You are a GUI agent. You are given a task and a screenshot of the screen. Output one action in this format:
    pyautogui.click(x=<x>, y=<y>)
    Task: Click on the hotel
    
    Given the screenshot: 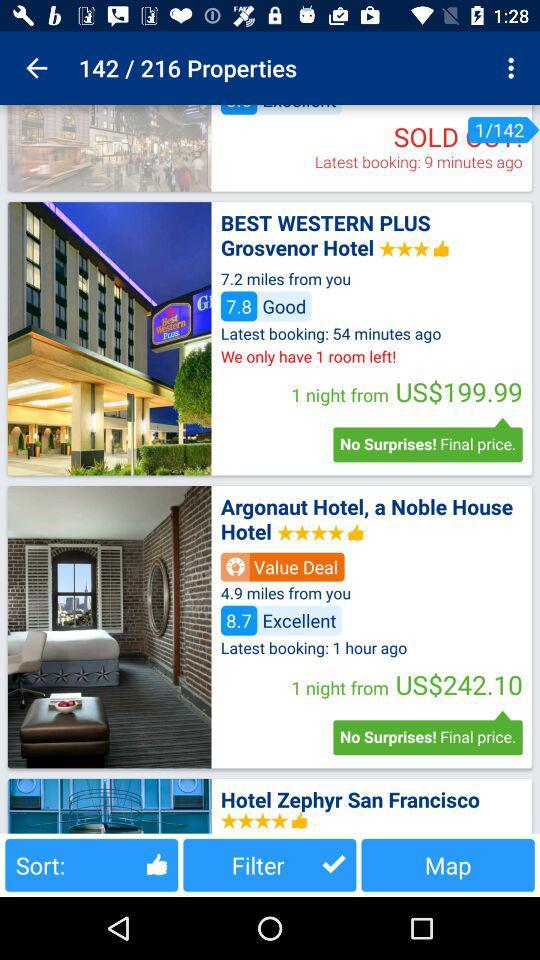 What is the action you would take?
    pyautogui.click(x=109, y=338)
    